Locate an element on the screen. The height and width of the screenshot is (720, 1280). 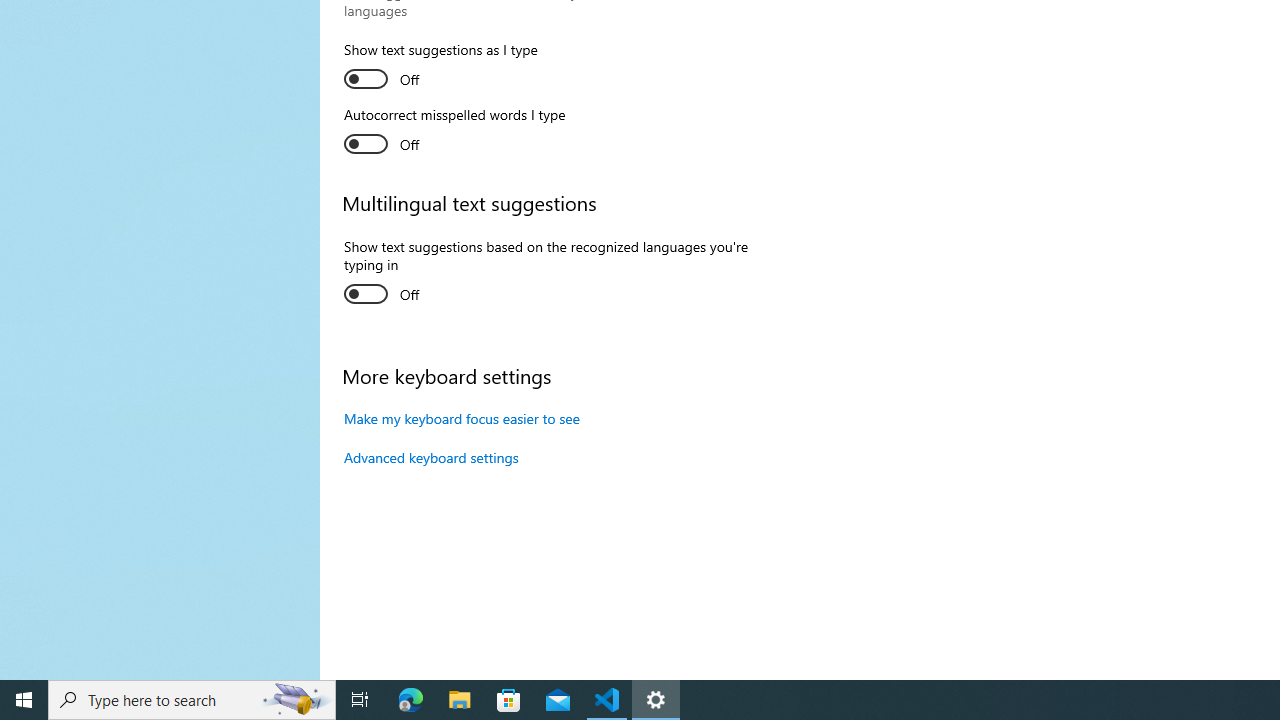
'Task View' is located at coordinates (359, 698).